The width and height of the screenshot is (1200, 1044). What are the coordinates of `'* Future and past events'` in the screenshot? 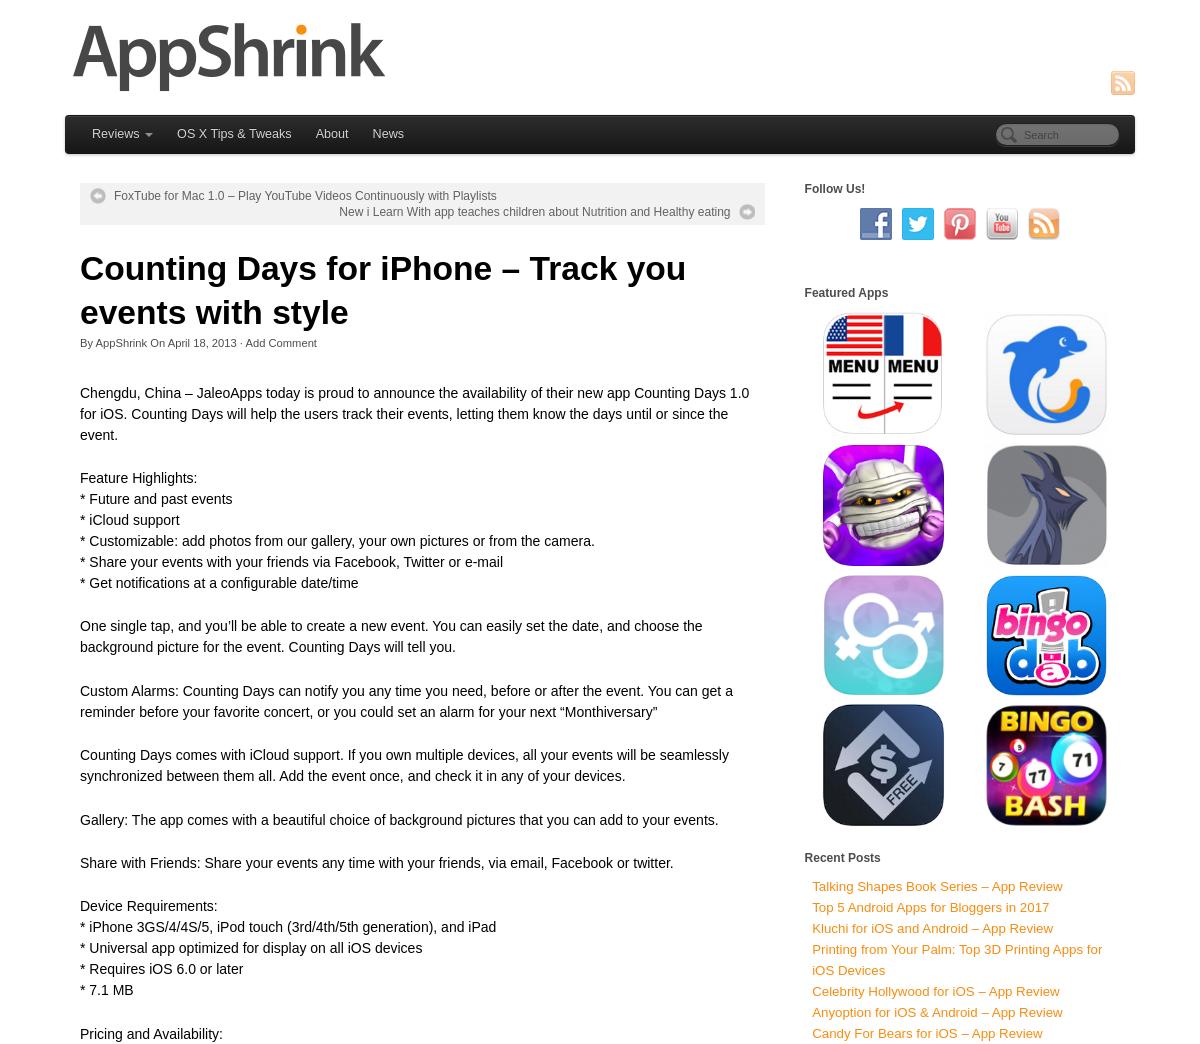 It's located at (155, 497).